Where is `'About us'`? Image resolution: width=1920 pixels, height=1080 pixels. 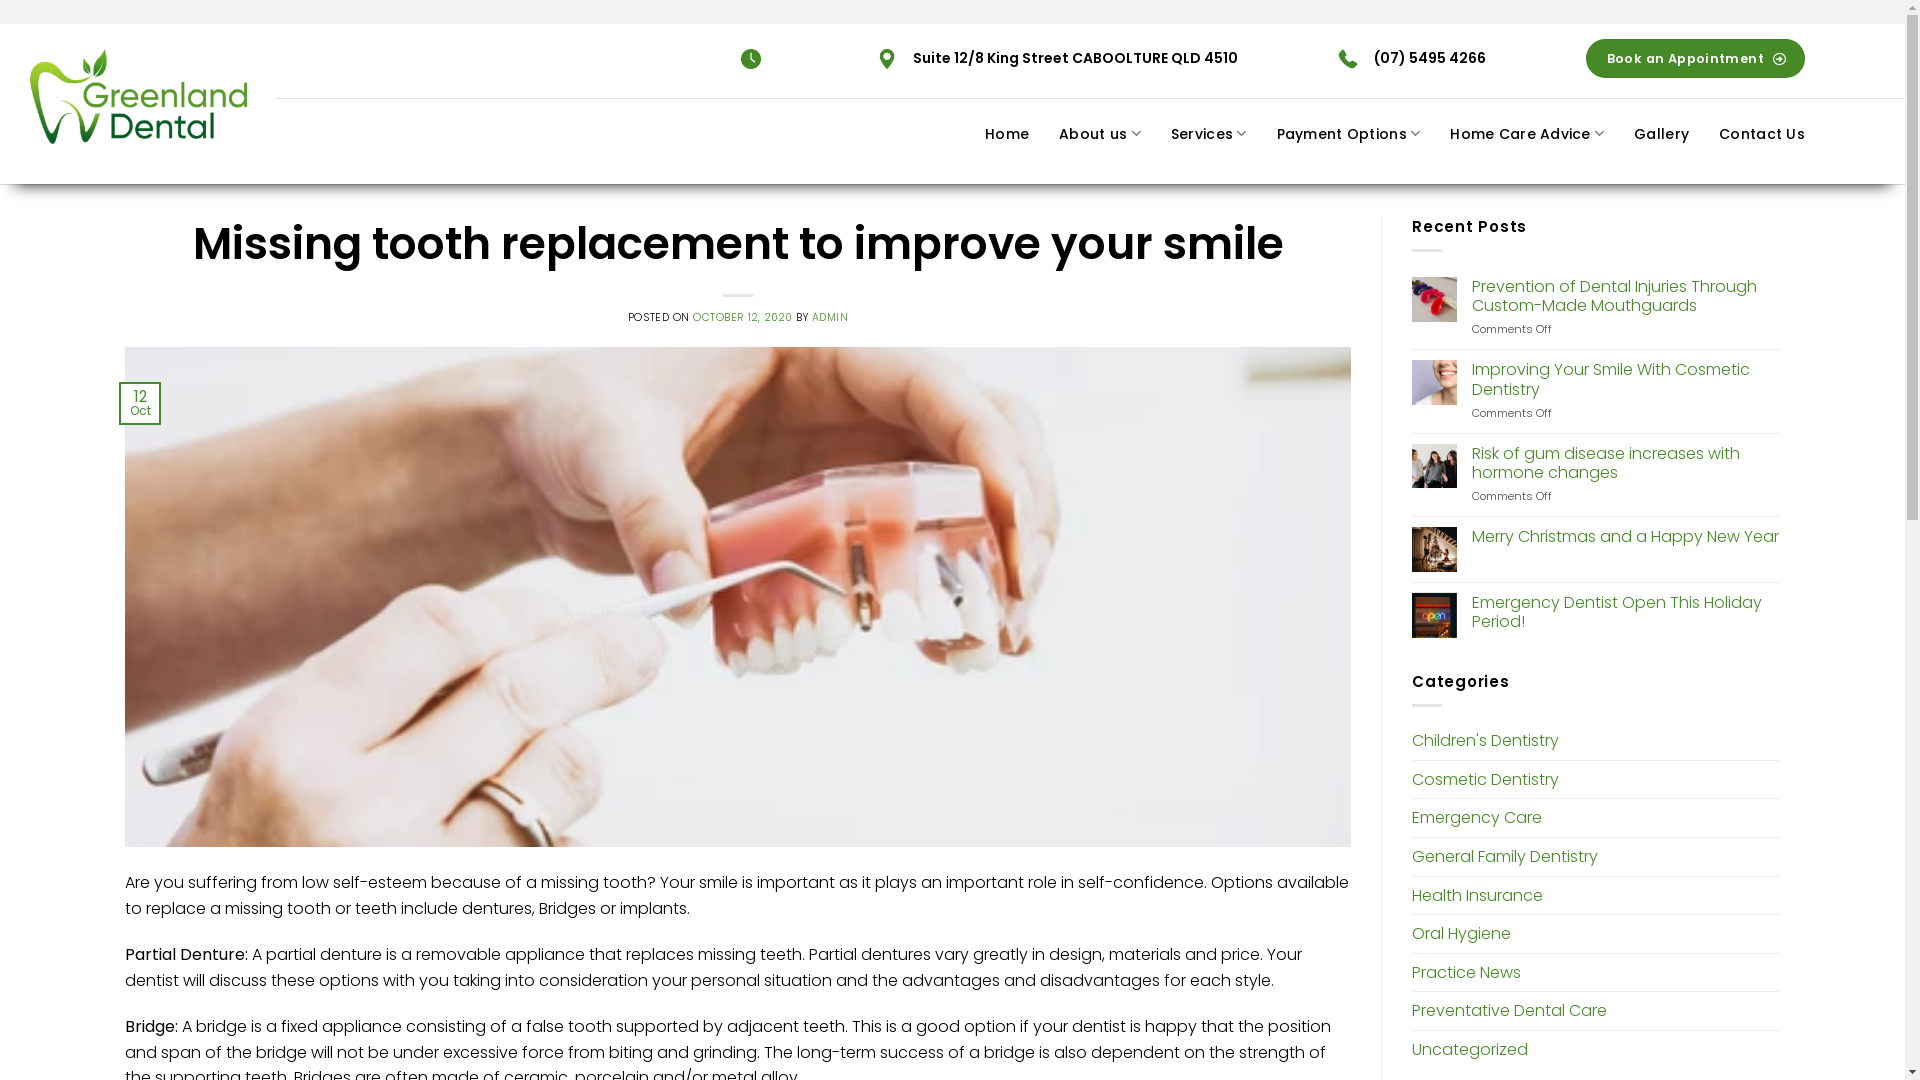 'About us' is located at coordinates (1098, 133).